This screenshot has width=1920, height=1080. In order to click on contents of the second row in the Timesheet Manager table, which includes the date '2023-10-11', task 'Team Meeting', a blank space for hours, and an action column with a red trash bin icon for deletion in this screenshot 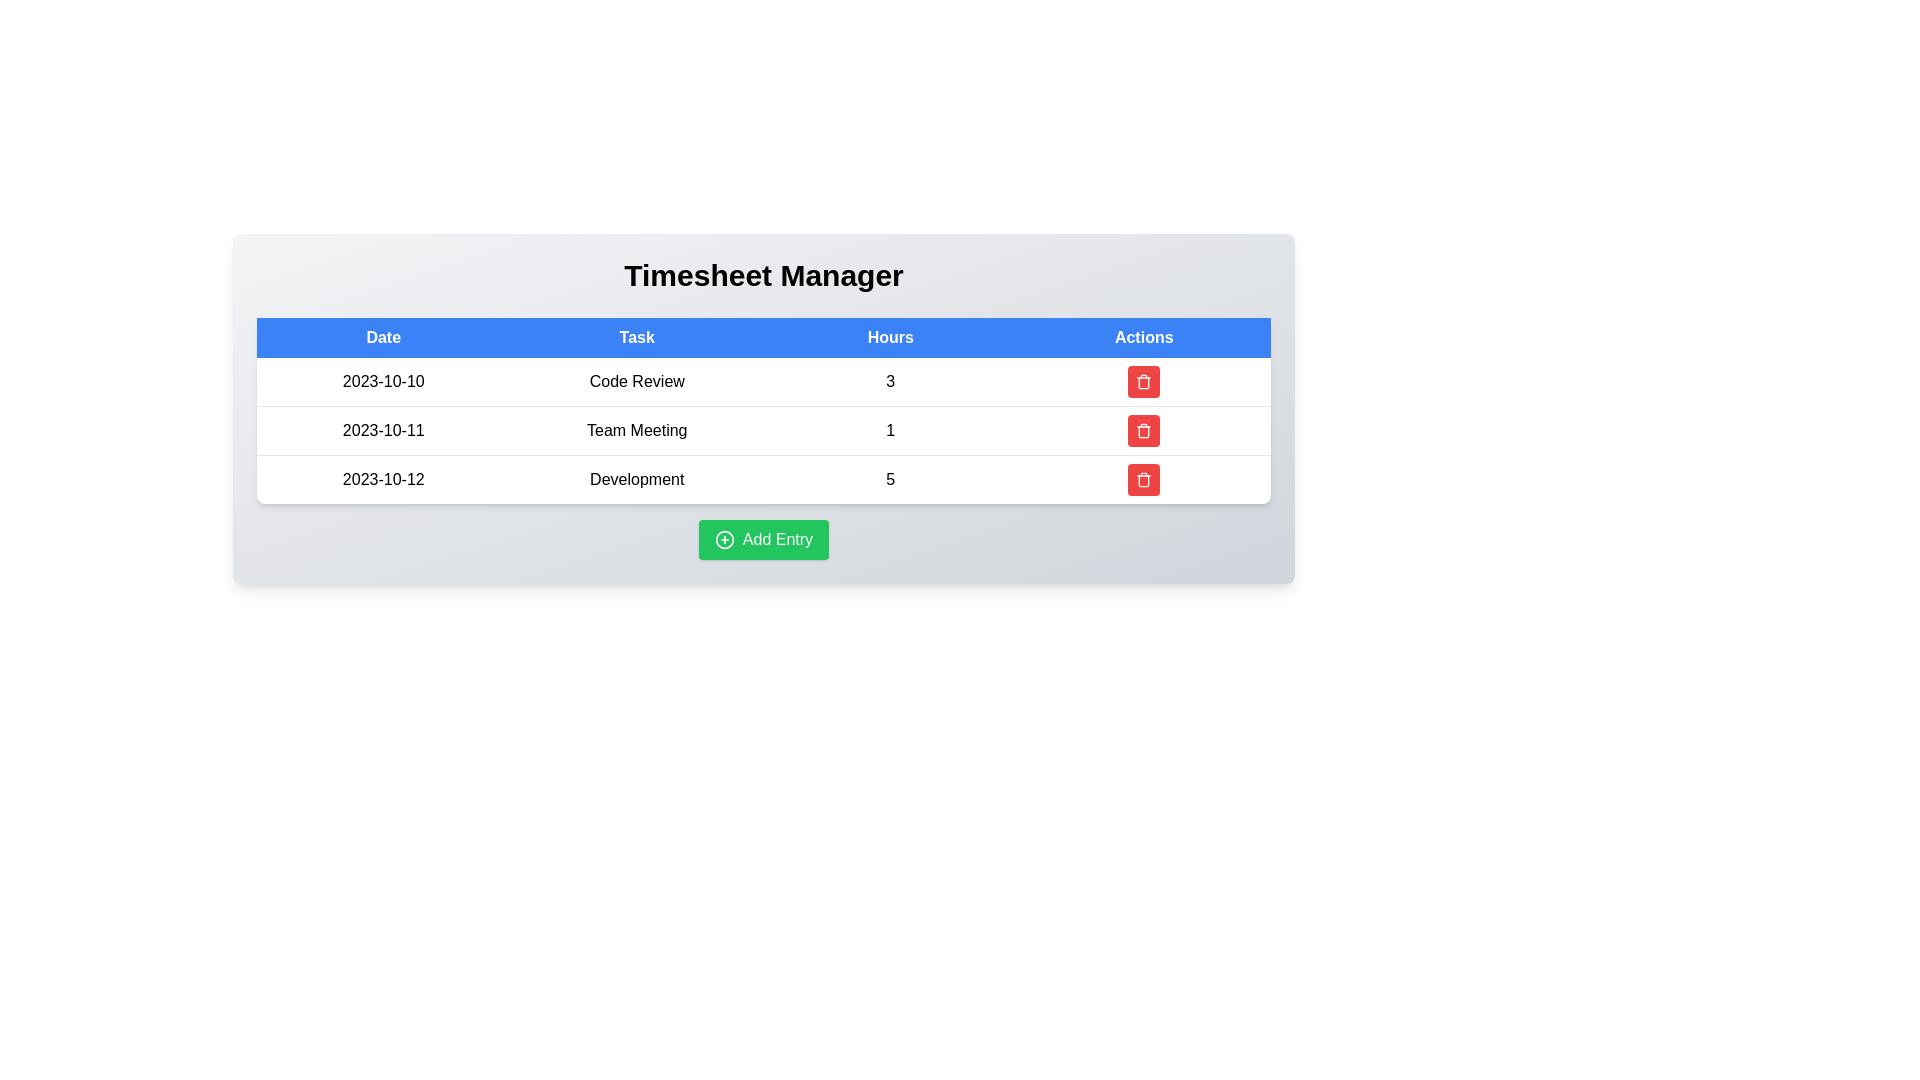, I will do `click(762, 430)`.